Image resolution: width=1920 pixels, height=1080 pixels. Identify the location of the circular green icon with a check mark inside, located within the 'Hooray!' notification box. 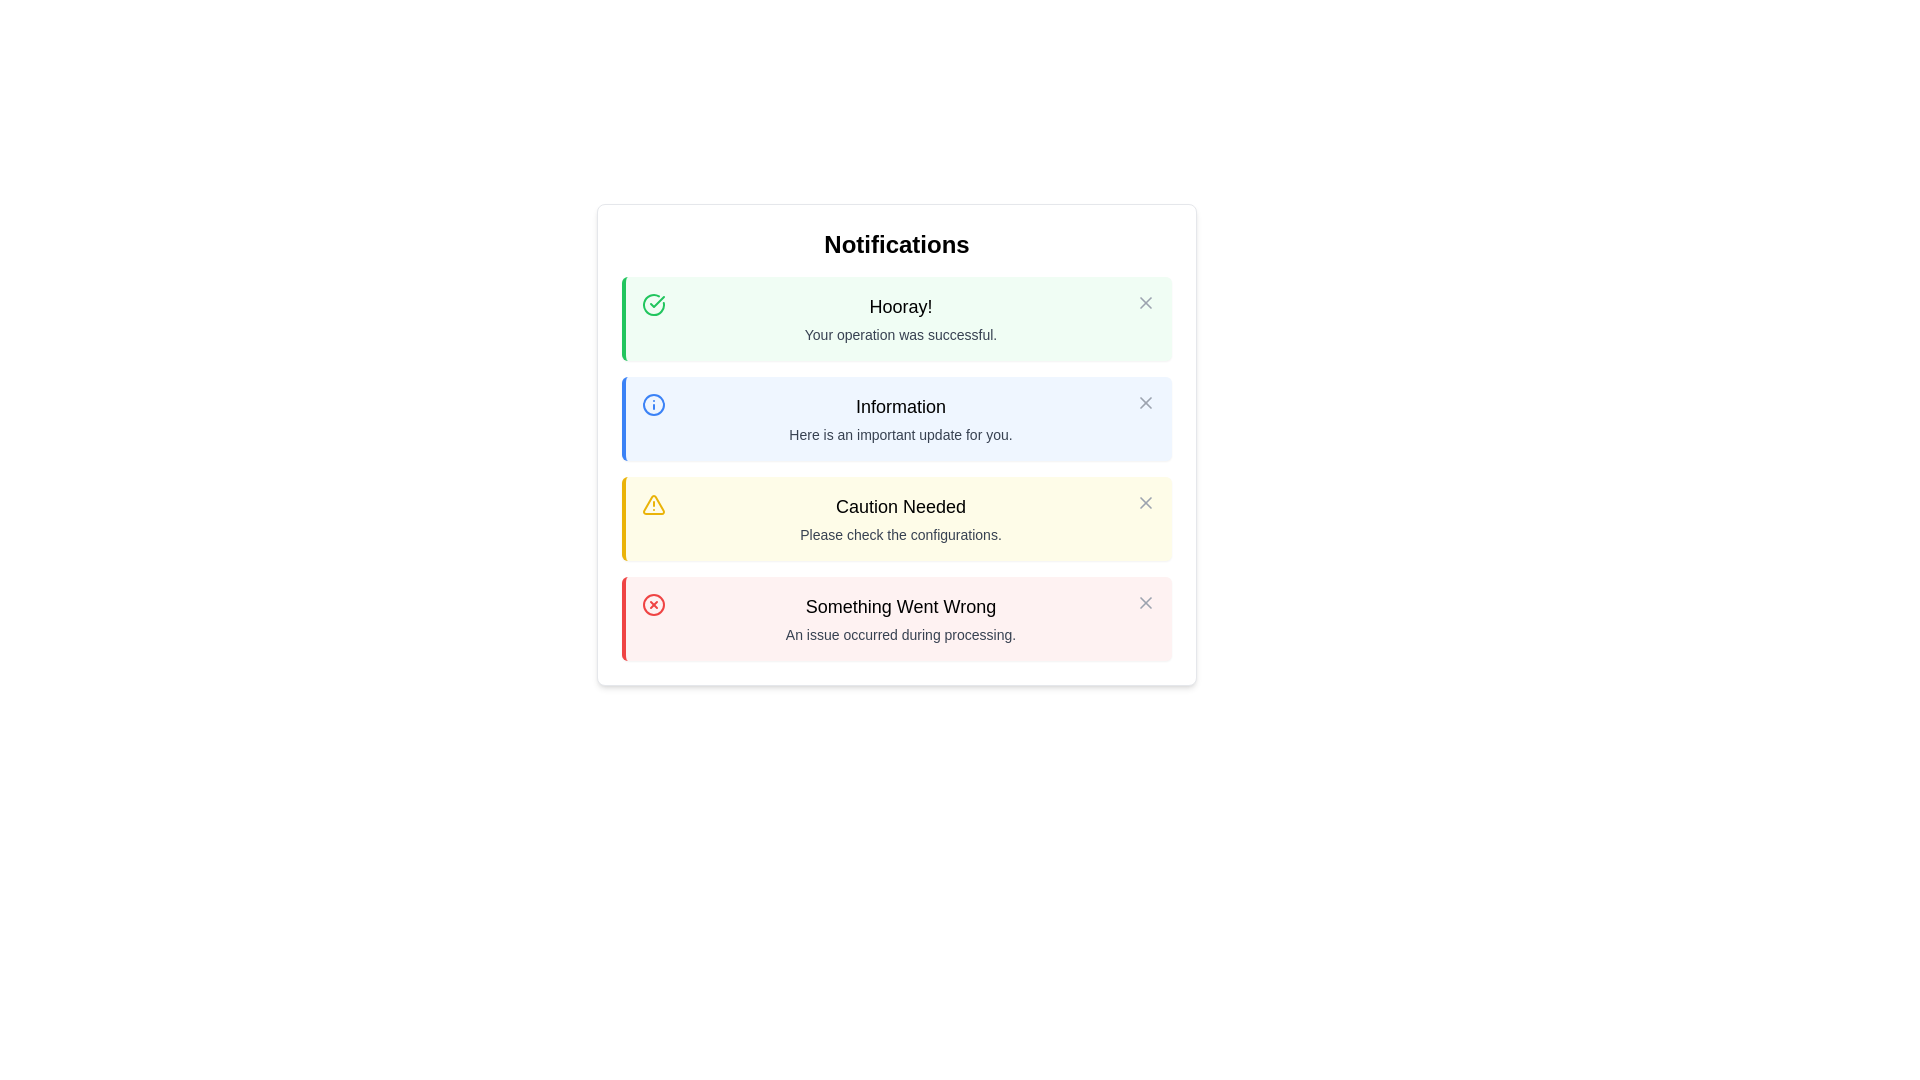
(653, 304).